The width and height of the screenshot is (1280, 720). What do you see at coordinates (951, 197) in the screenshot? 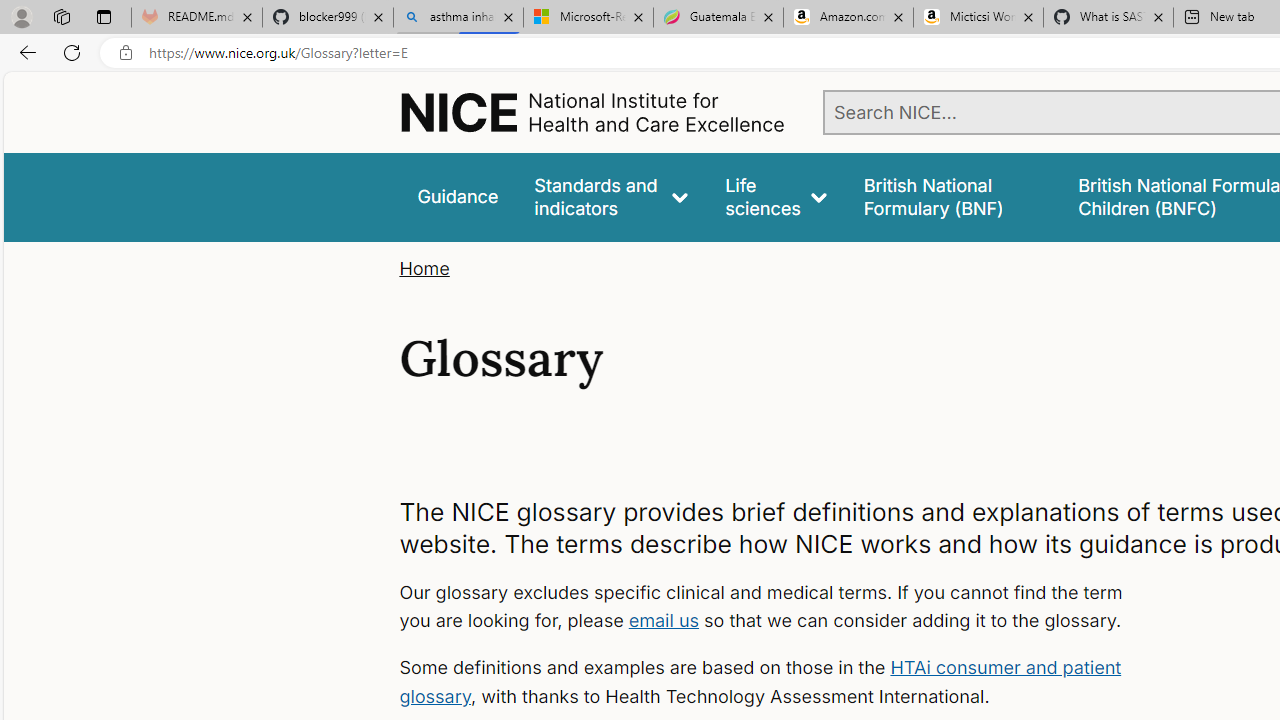
I see `'false'` at bounding box center [951, 197].